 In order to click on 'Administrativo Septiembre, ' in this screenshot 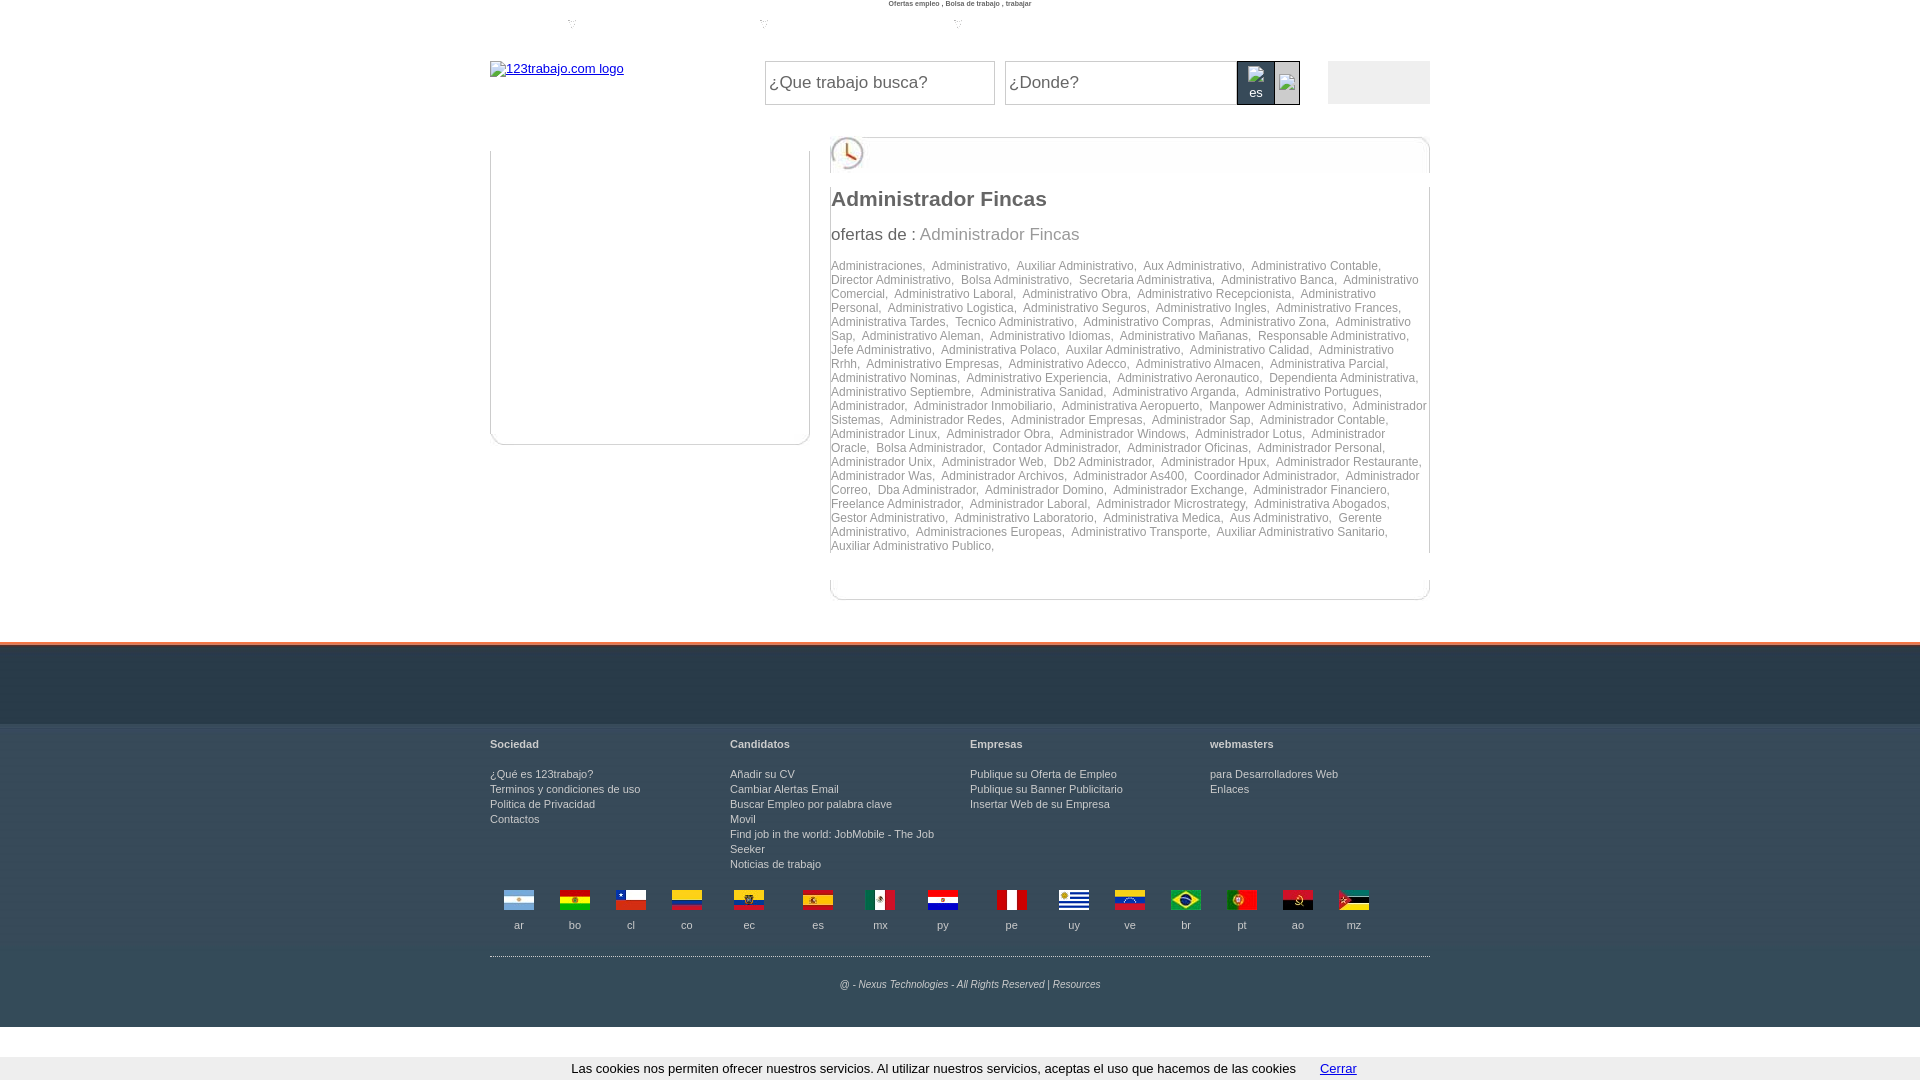, I will do `click(904, 392)`.